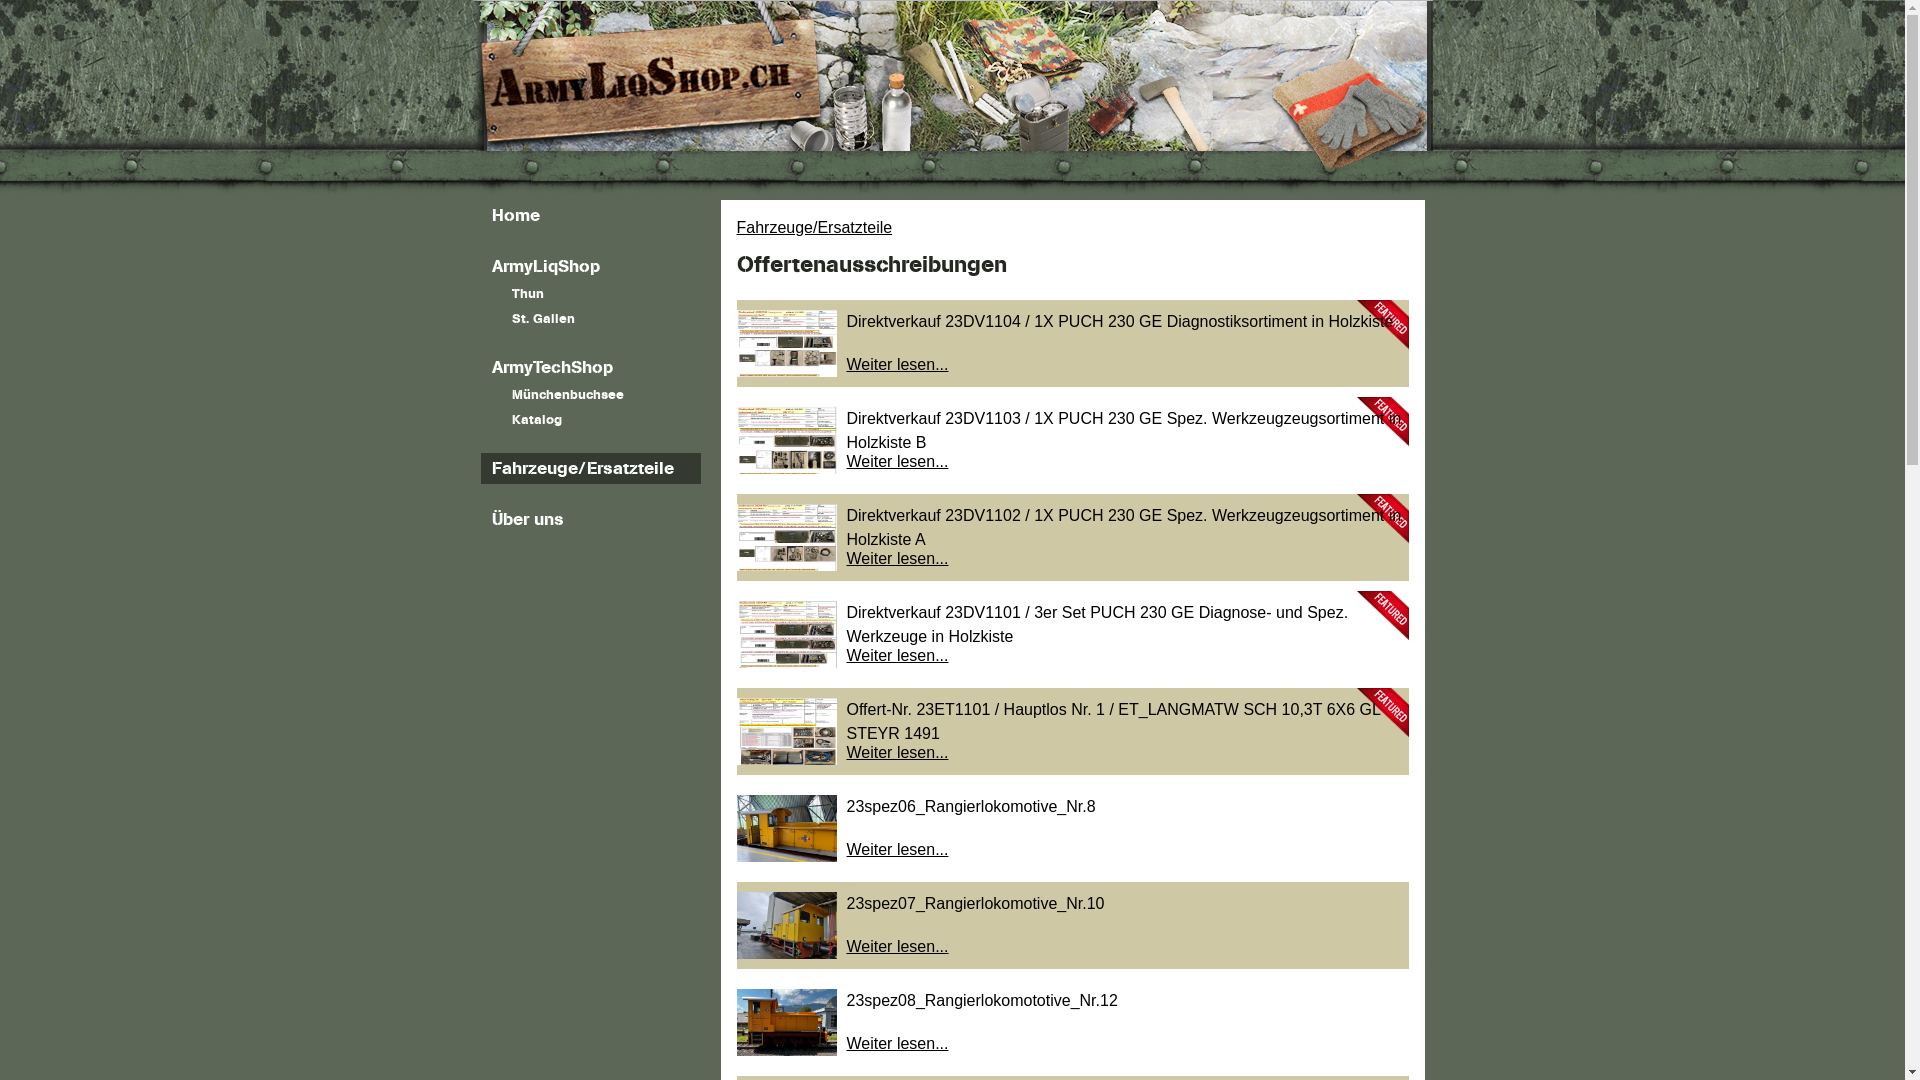  What do you see at coordinates (734, 226) in the screenshot?
I see `'Fahrzeuge/Ersatzteile'` at bounding box center [734, 226].